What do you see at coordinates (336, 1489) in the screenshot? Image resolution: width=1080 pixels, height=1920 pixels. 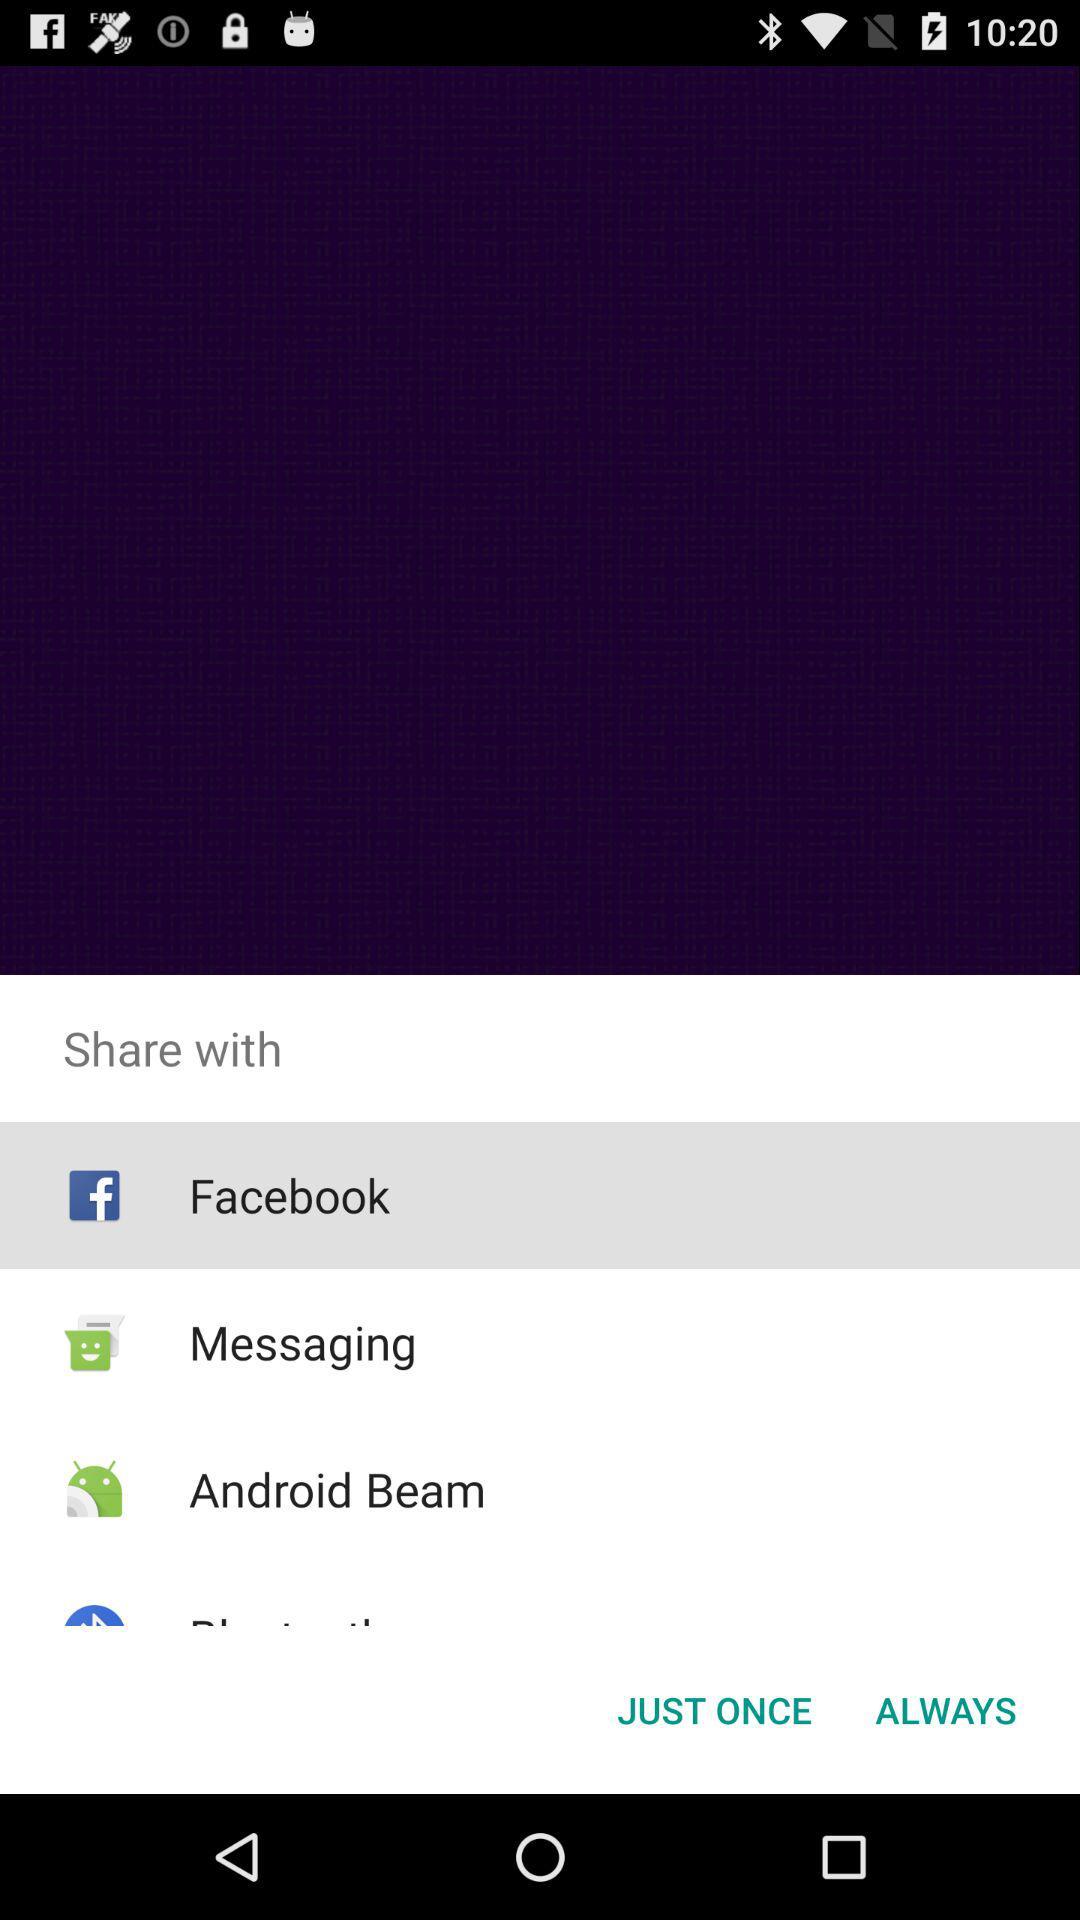 I see `the app below messaging icon` at bounding box center [336, 1489].